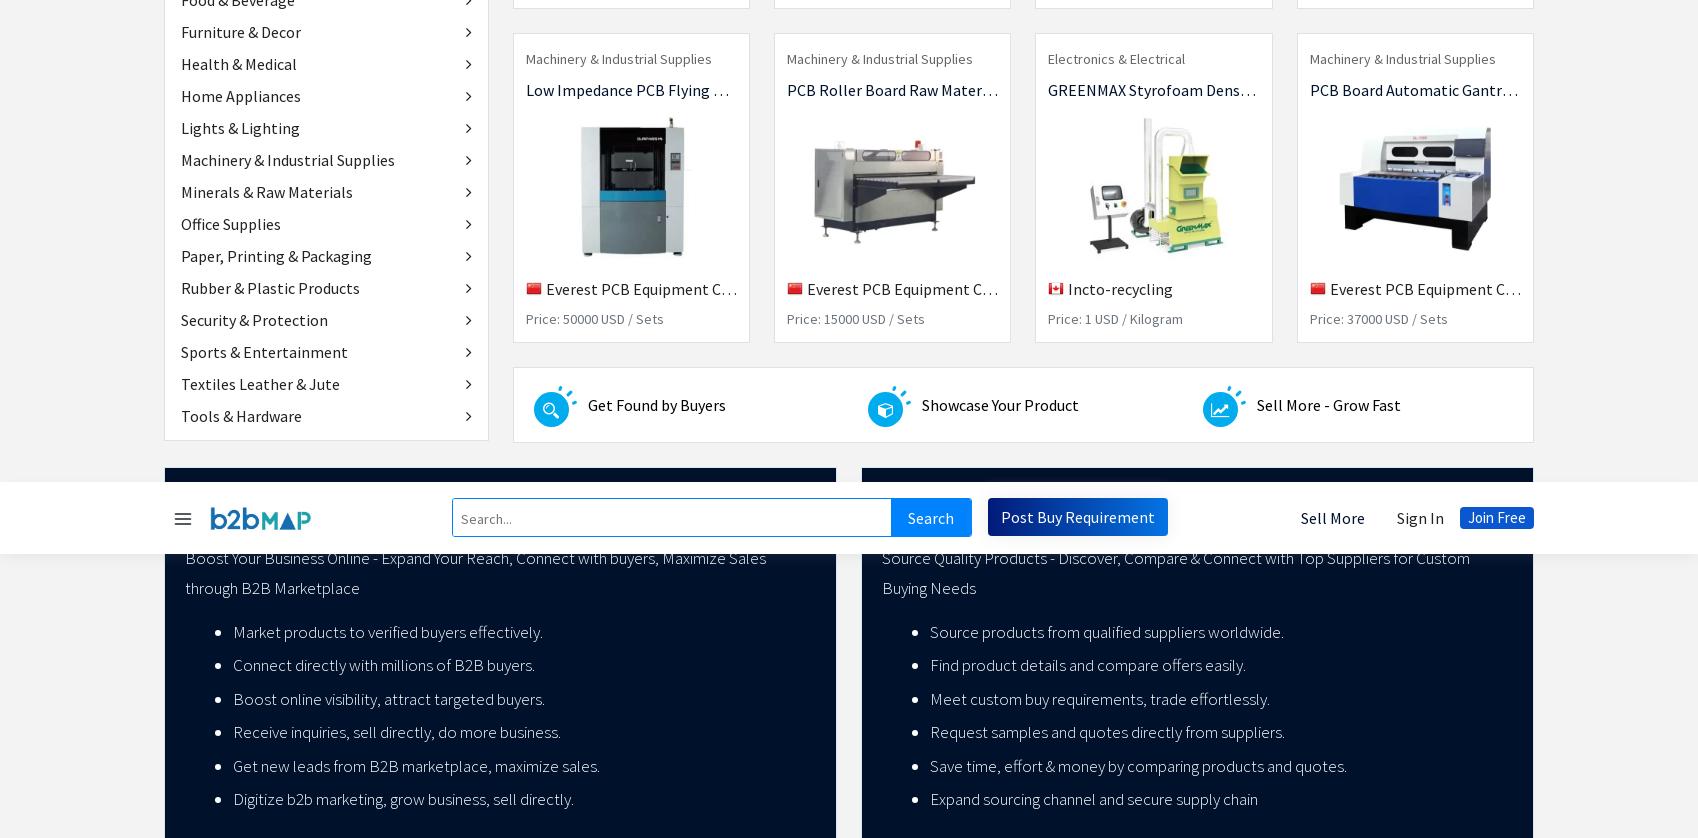  I want to click on 'Taiwan', so click(1042, 662).